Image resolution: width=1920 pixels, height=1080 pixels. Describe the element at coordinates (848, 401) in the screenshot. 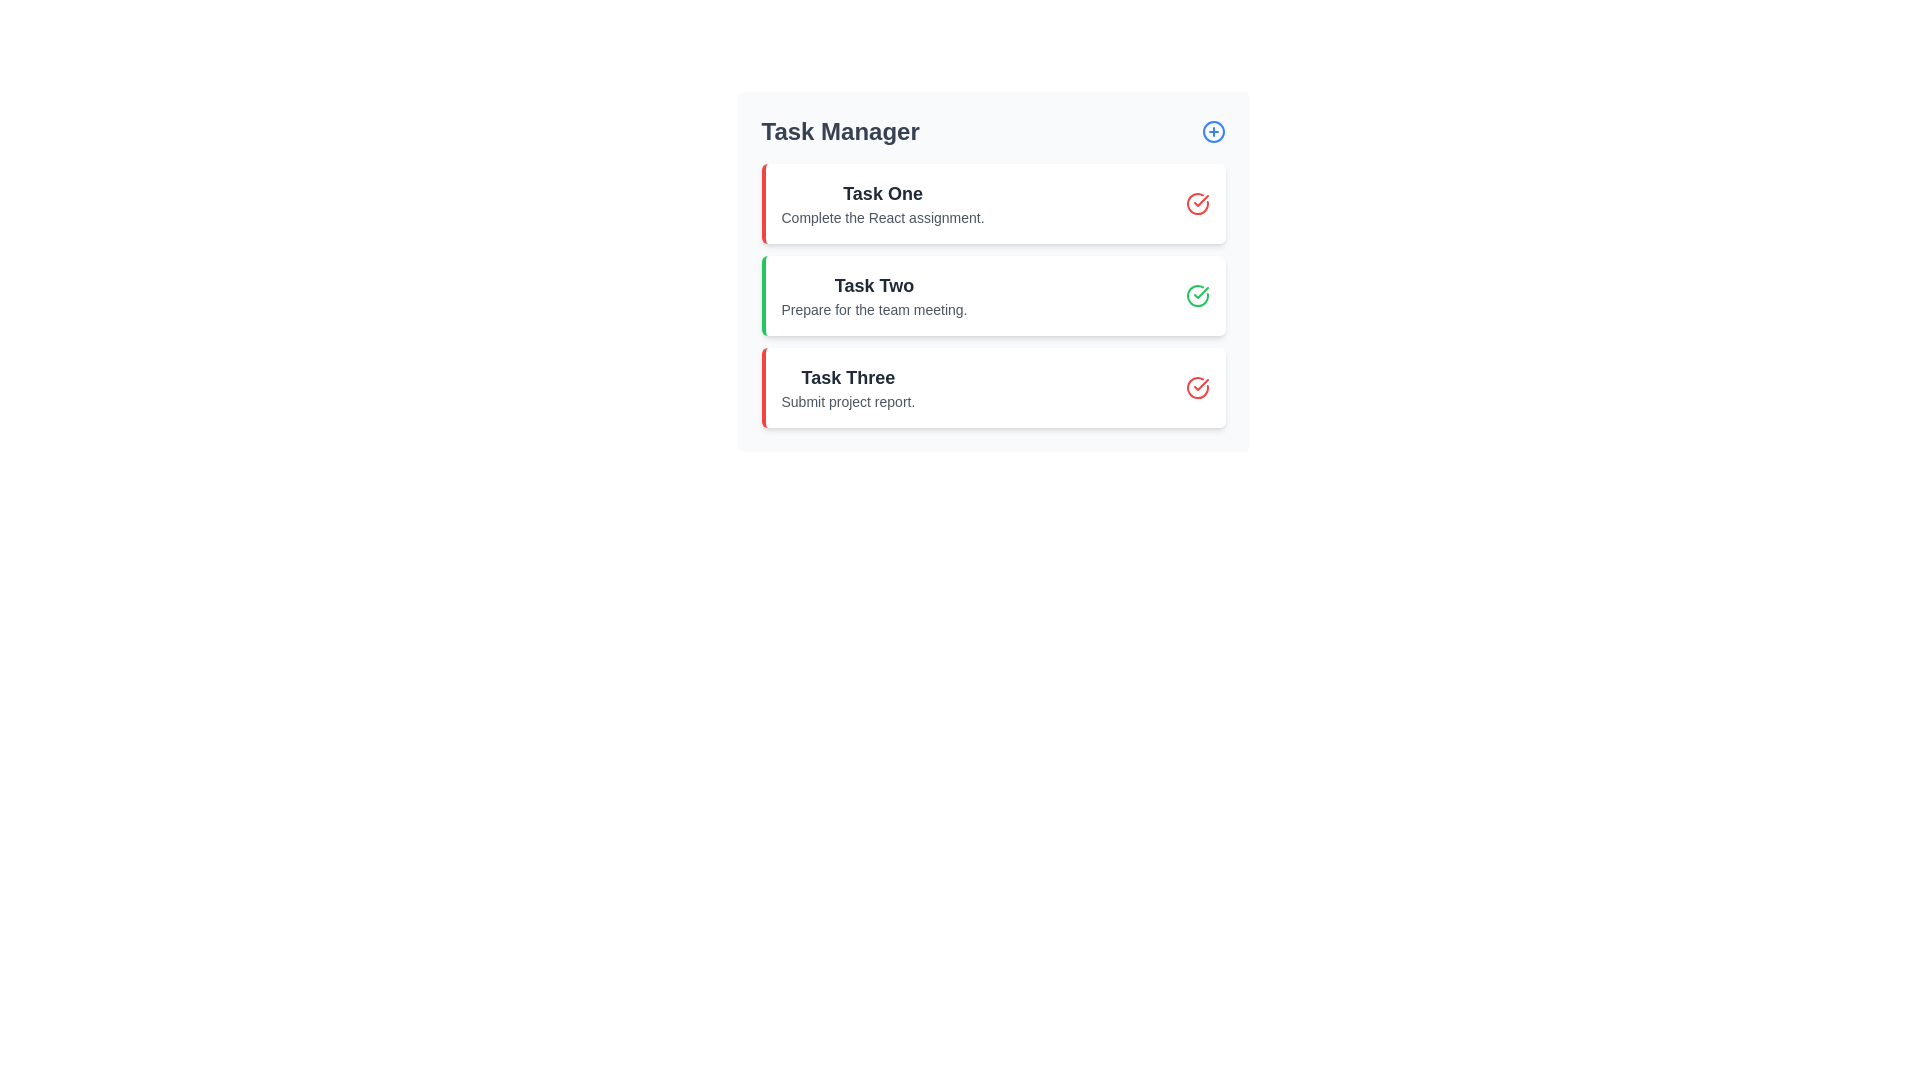

I see `the text label that reads 'Submit project report.' located in the lower part of the 'Task Three' section of the task list interface` at that location.